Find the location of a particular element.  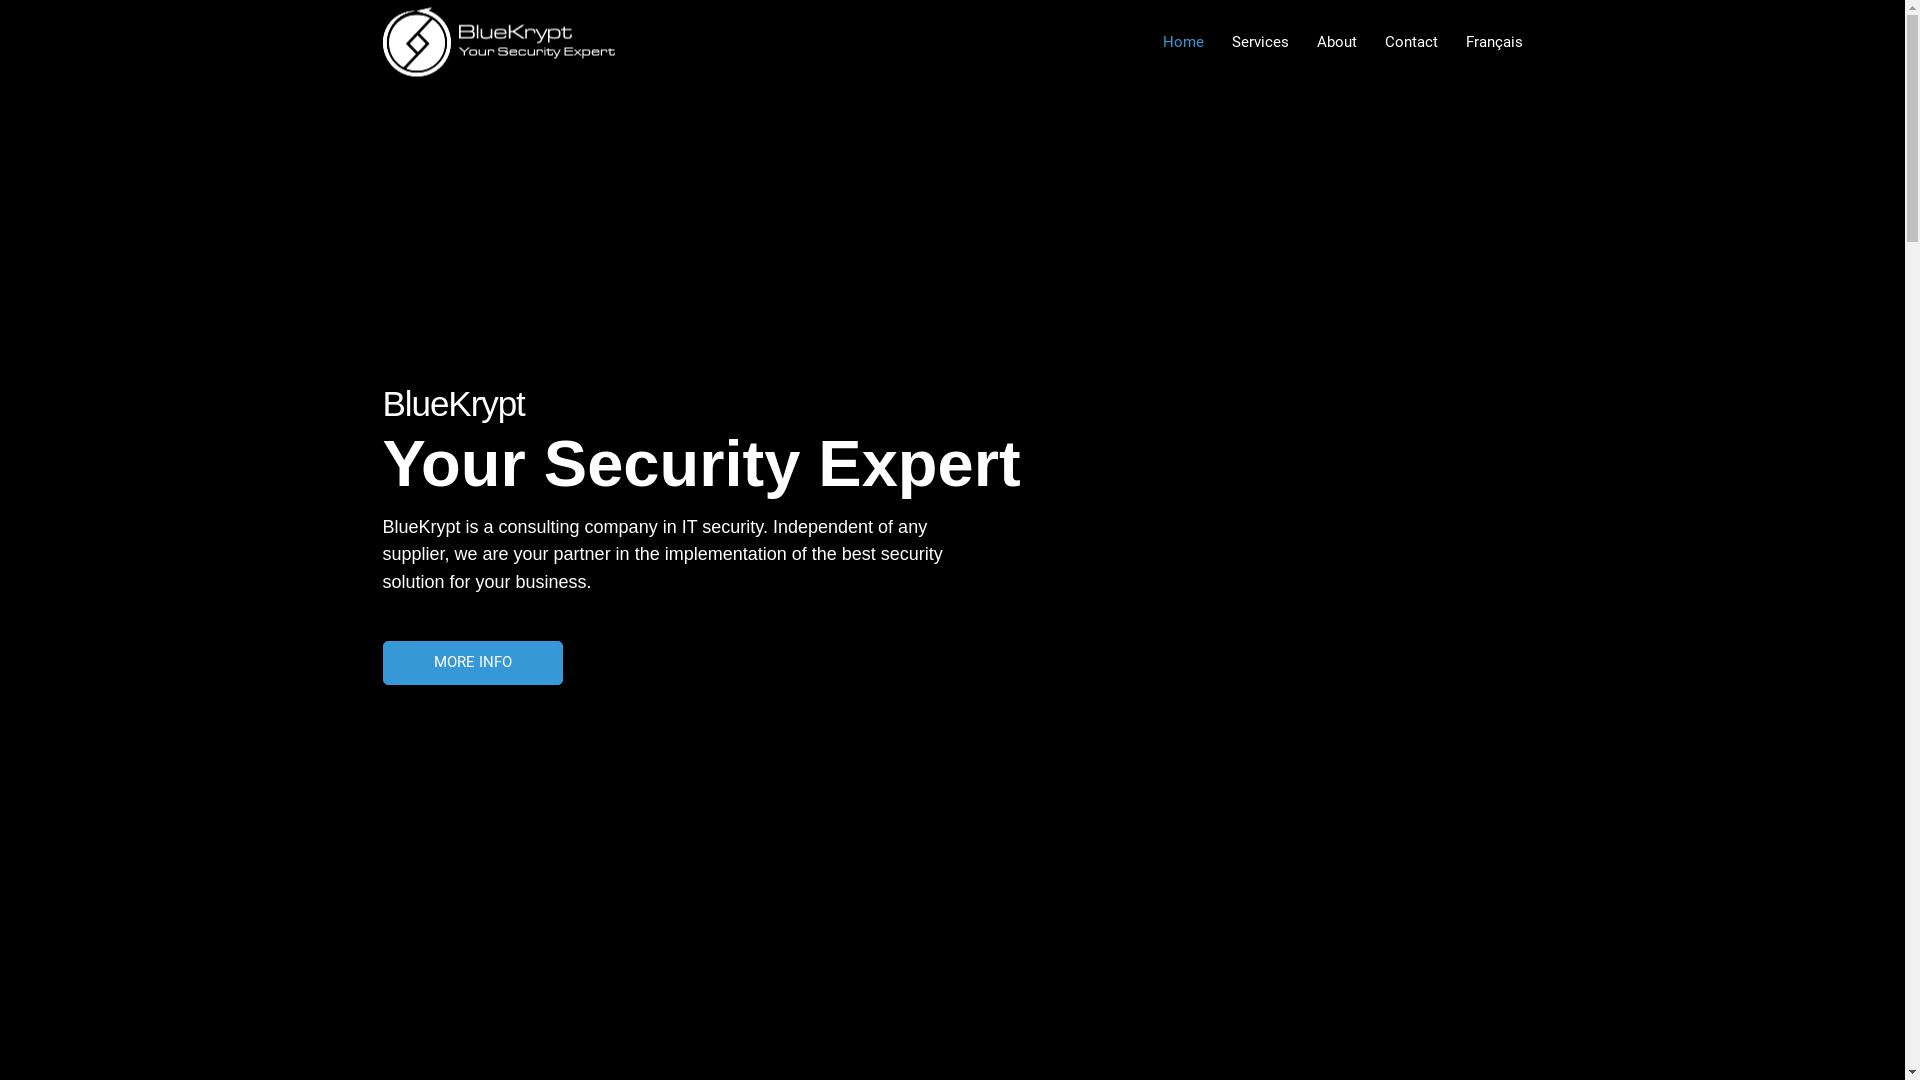

'Contact' is located at coordinates (1409, 42).